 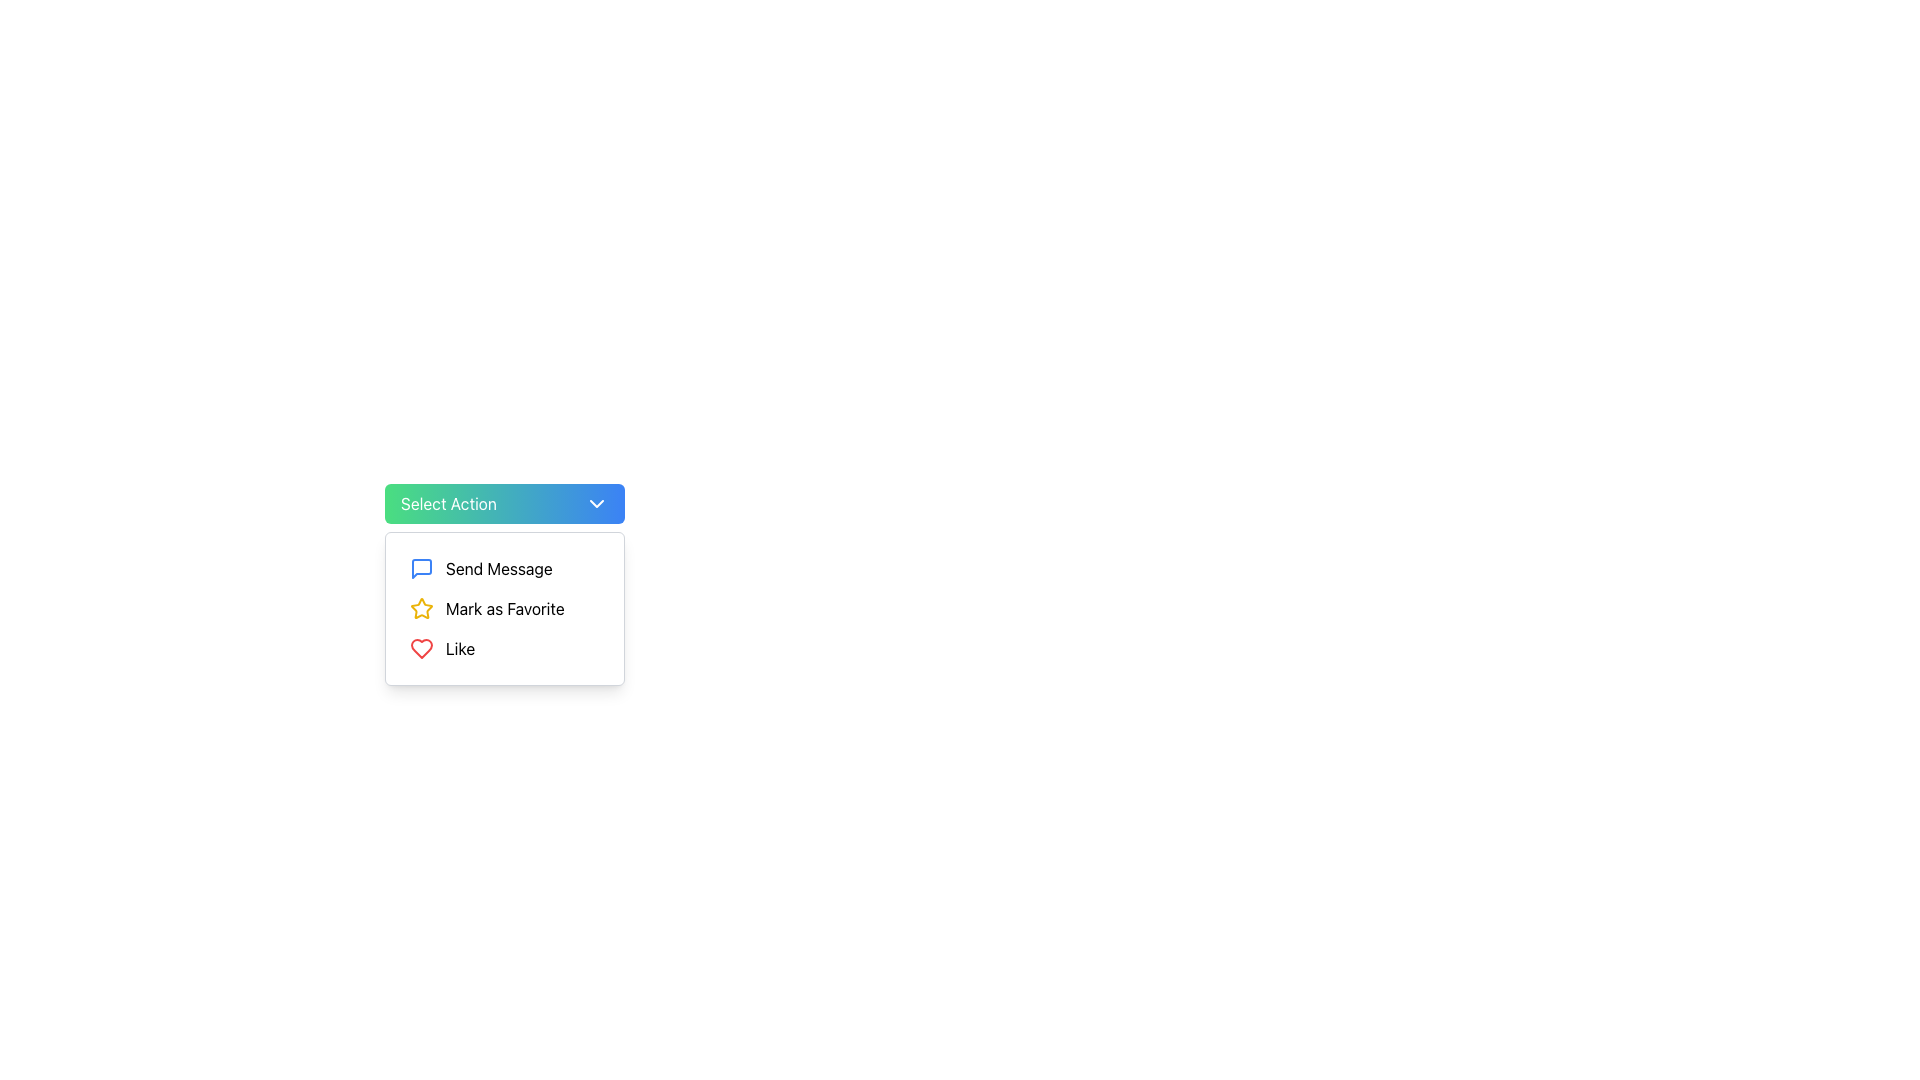 I want to click on the icon representing the action to mark an item as a favorite, which is located second in the vertical list of icons within the dropdown menu, next to the label 'Mark as Favorite', so click(x=421, y=608).